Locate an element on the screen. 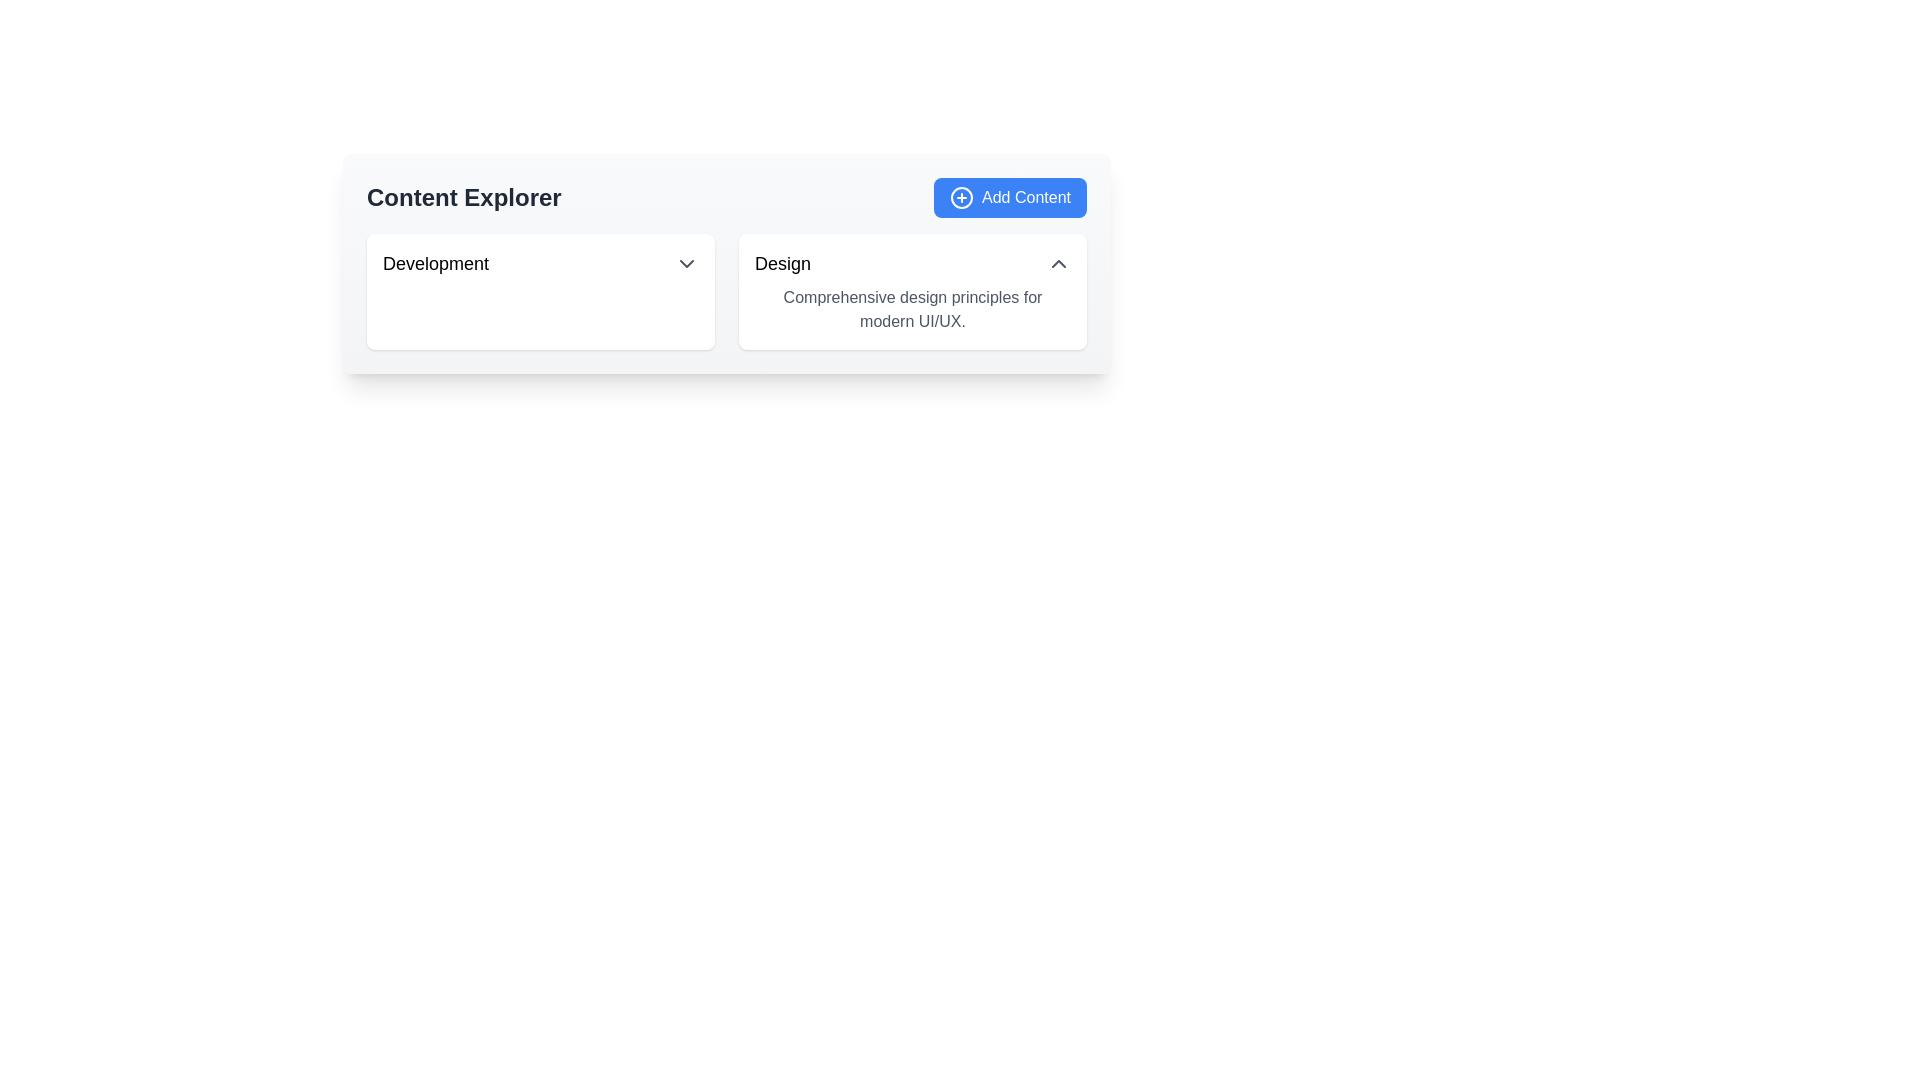  the 'Development' dropdown menu element is located at coordinates (541, 262).